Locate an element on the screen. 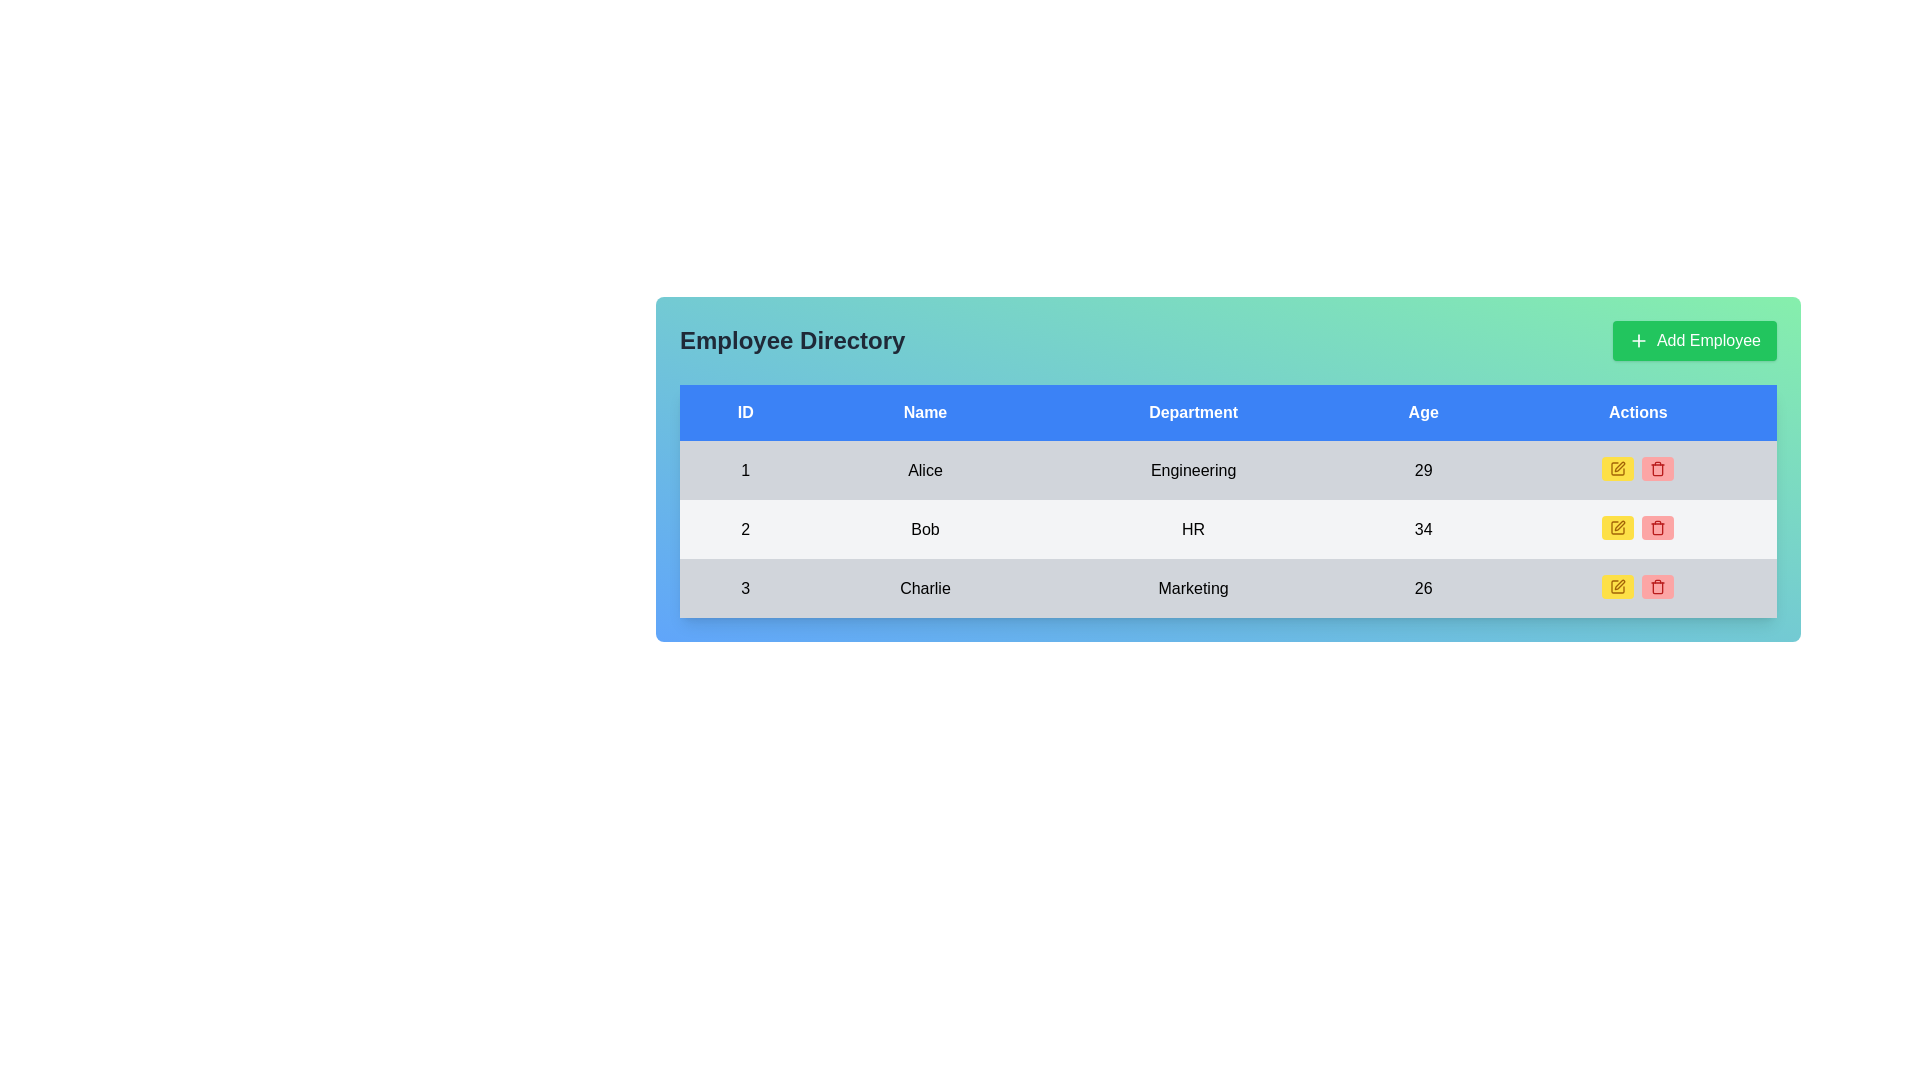  the last row of the employee table that displays information about employee 'Charlie' is located at coordinates (1227, 587).